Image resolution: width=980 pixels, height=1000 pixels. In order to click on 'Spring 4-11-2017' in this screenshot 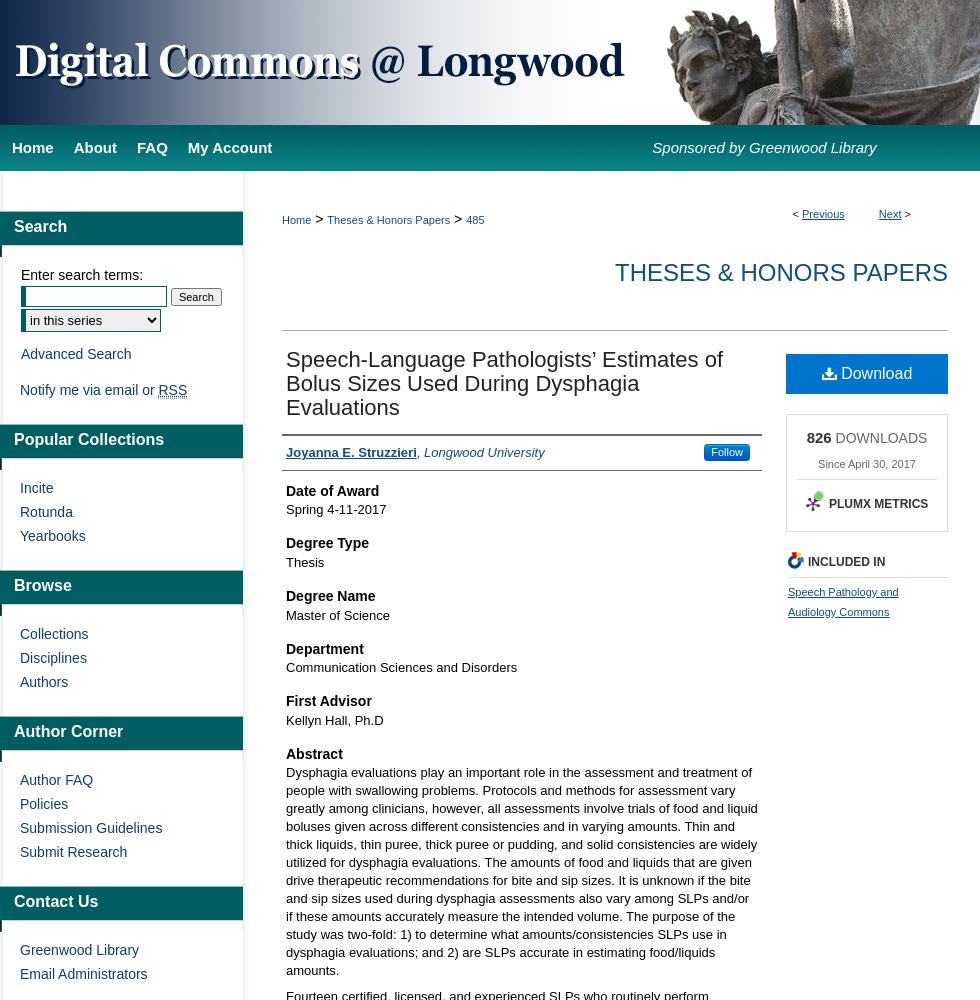, I will do `click(336, 509)`.